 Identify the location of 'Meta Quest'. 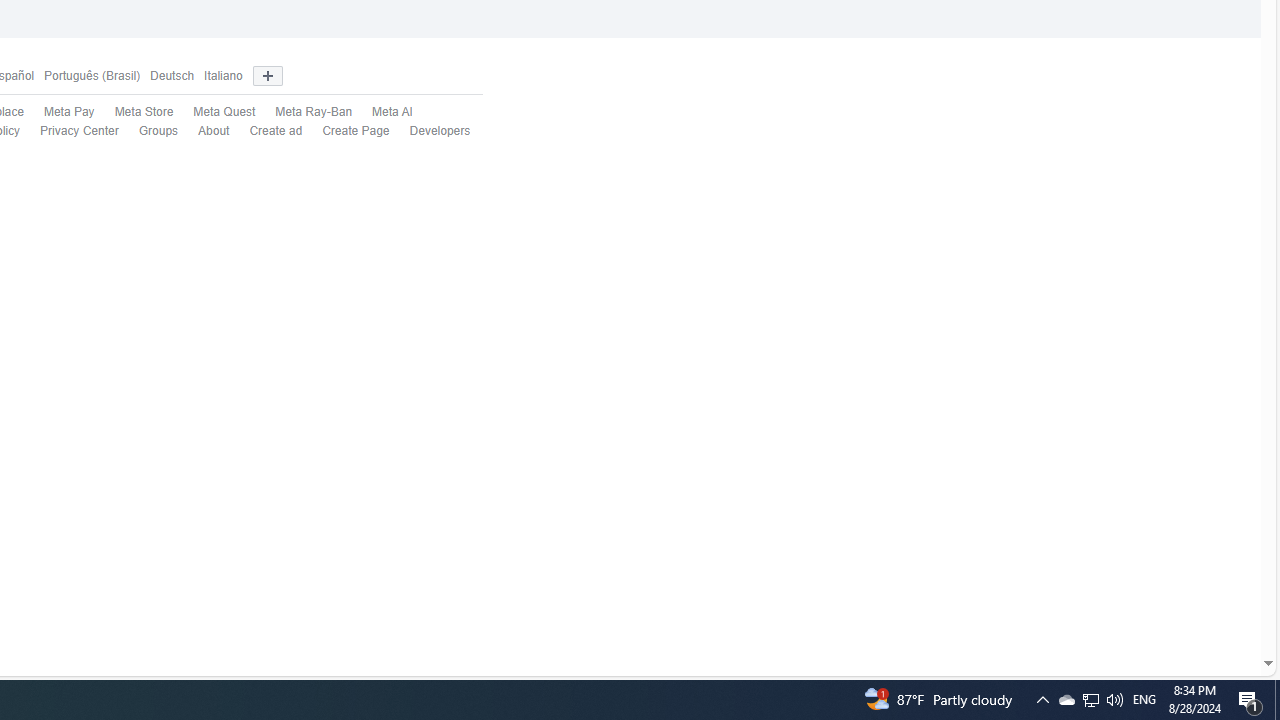
(224, 112).